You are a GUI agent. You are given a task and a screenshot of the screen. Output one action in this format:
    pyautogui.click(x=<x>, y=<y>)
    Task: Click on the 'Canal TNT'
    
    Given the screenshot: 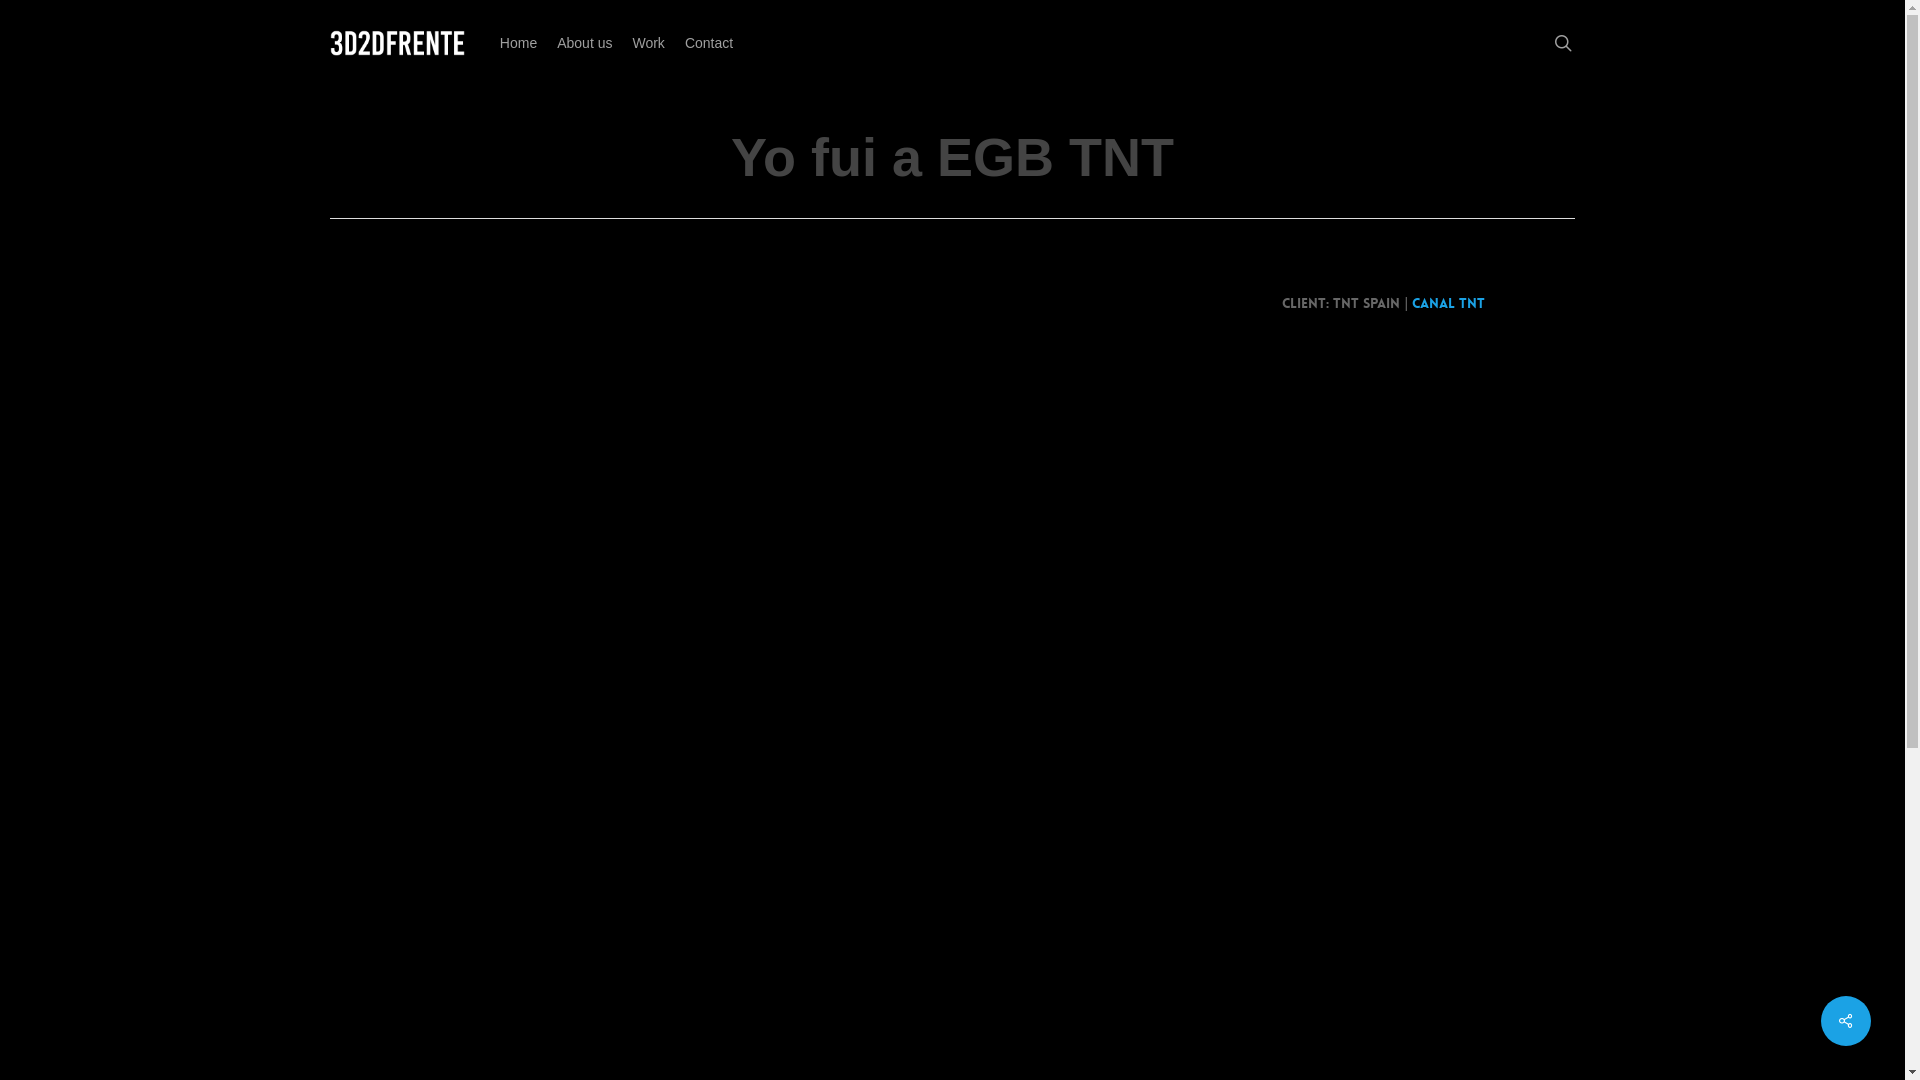 What is the action you would take?
    pyautogui.click(x=1448, y=303)
    